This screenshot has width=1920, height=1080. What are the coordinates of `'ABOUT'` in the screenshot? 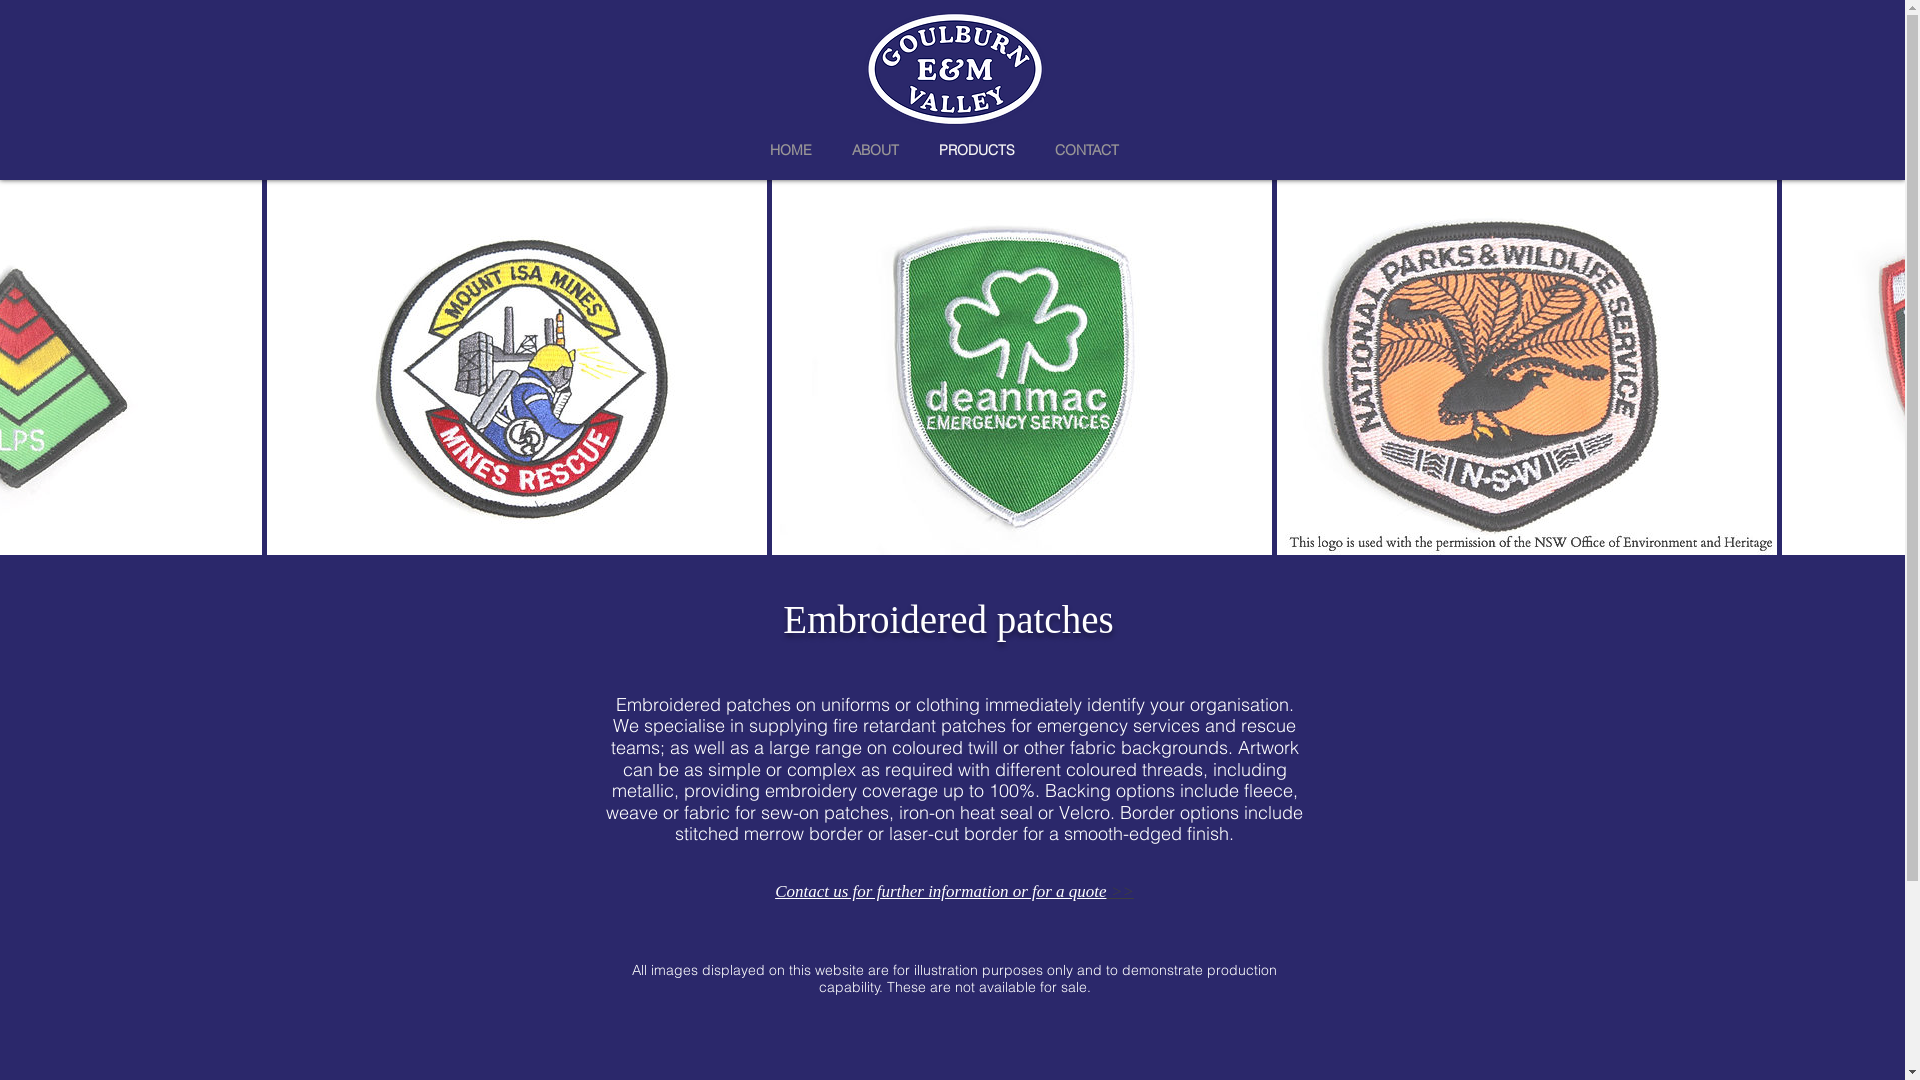 It's located at (875, 147).